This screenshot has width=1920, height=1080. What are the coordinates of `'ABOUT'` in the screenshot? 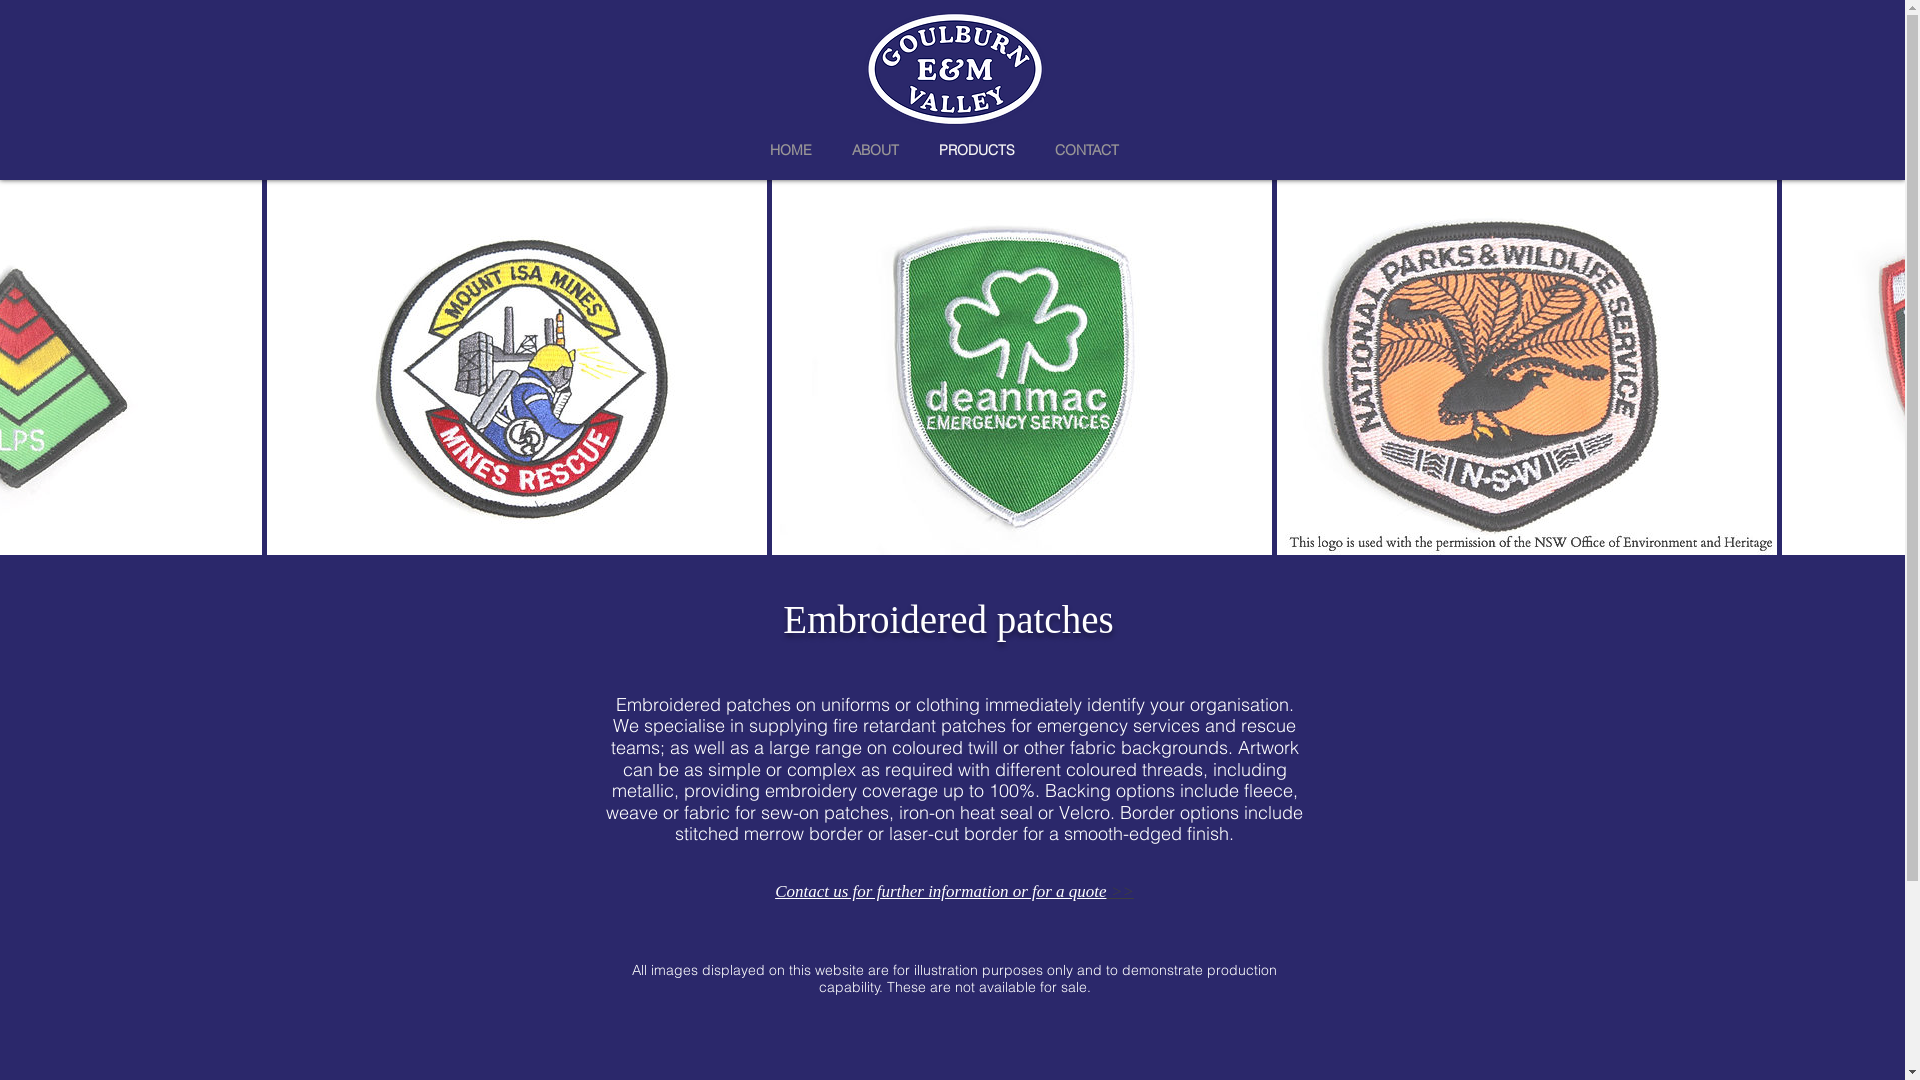 It's located at (875, 147).